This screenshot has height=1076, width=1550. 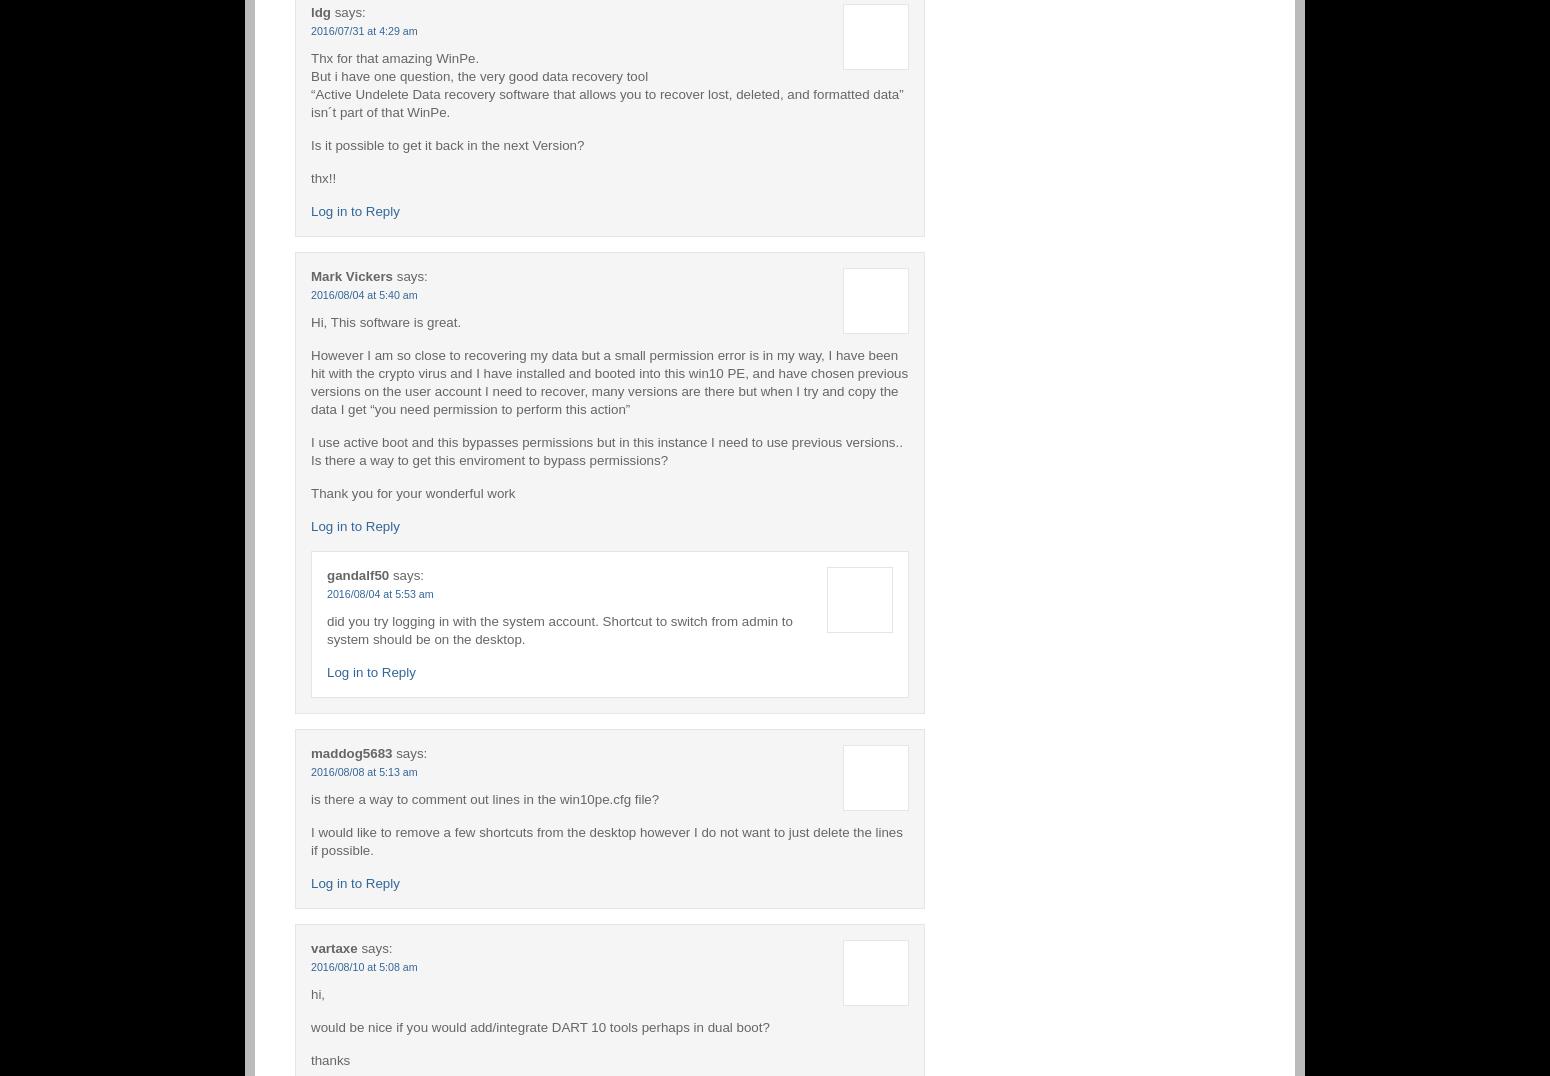 I want to click on 'Hi, This software is great.', so click(x=384, y=321).